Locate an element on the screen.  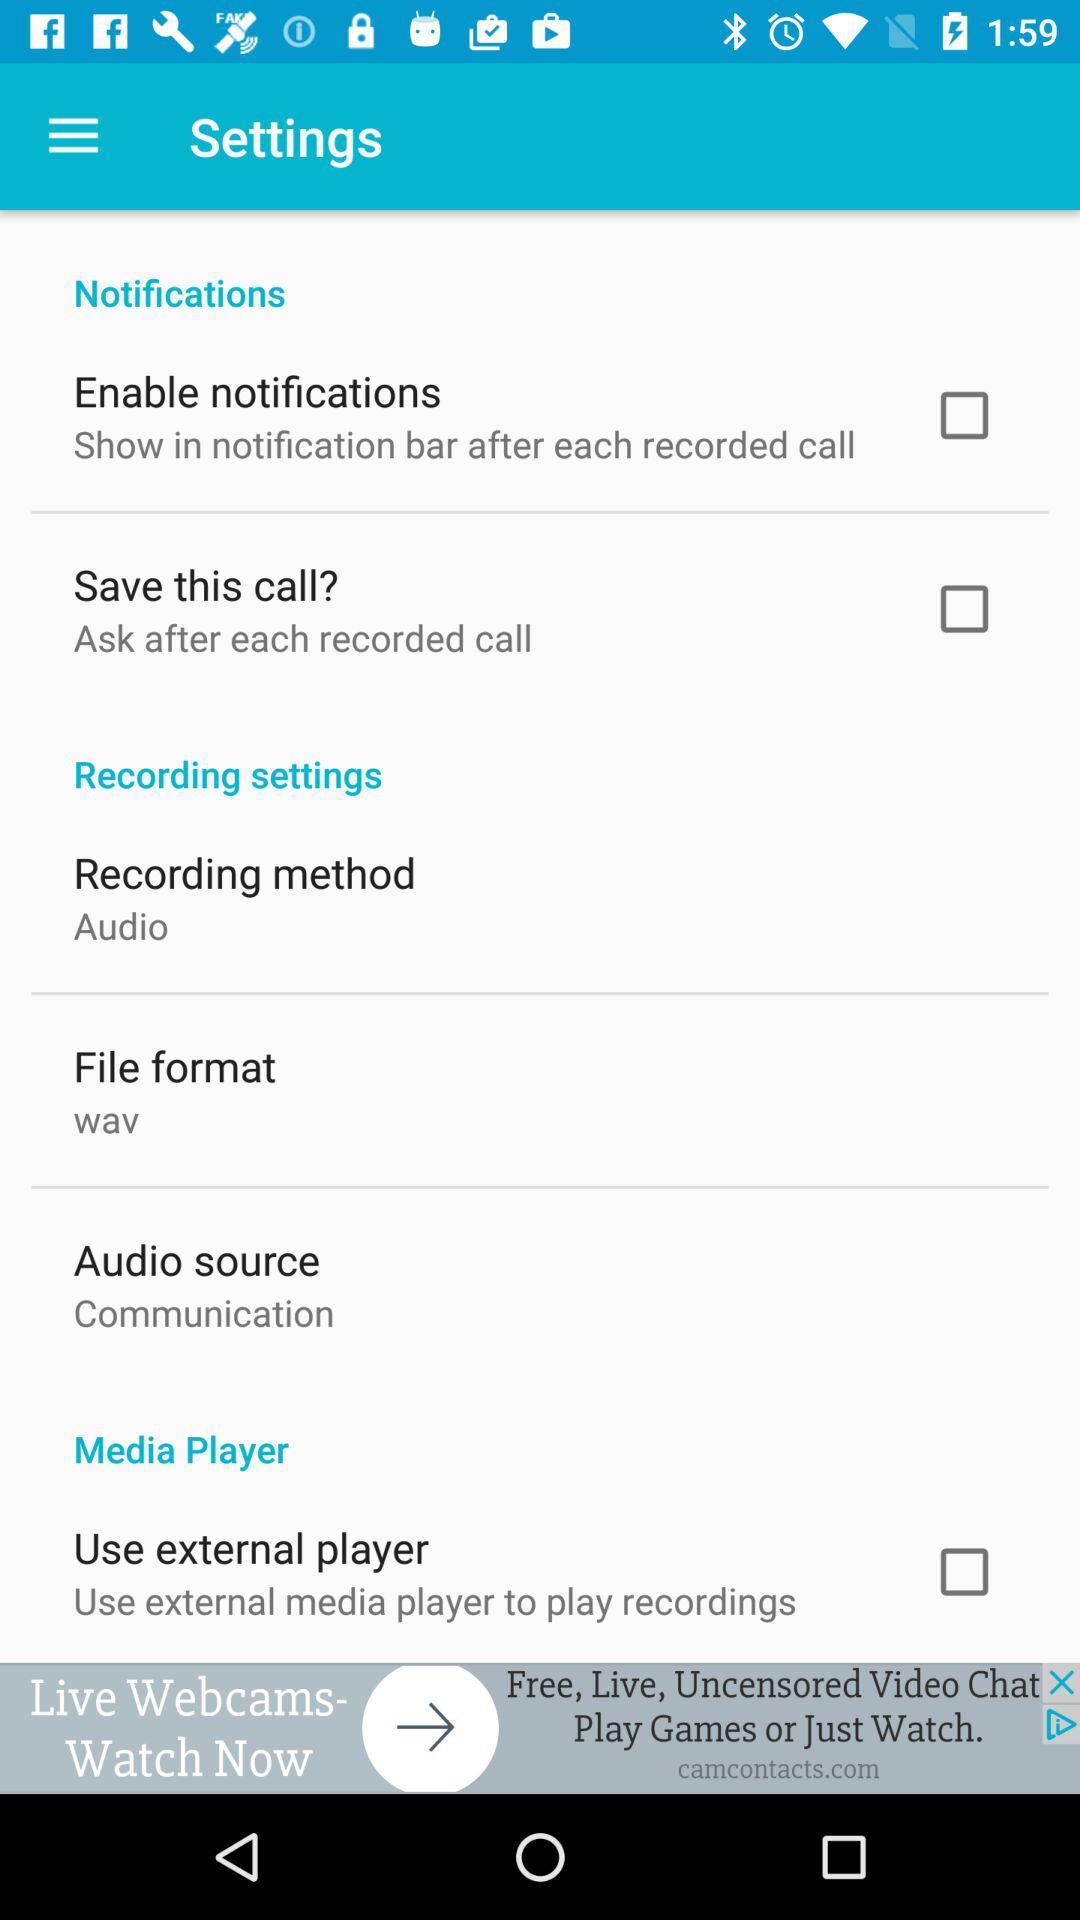
the enable notifications is located at coordinates (256, 386).